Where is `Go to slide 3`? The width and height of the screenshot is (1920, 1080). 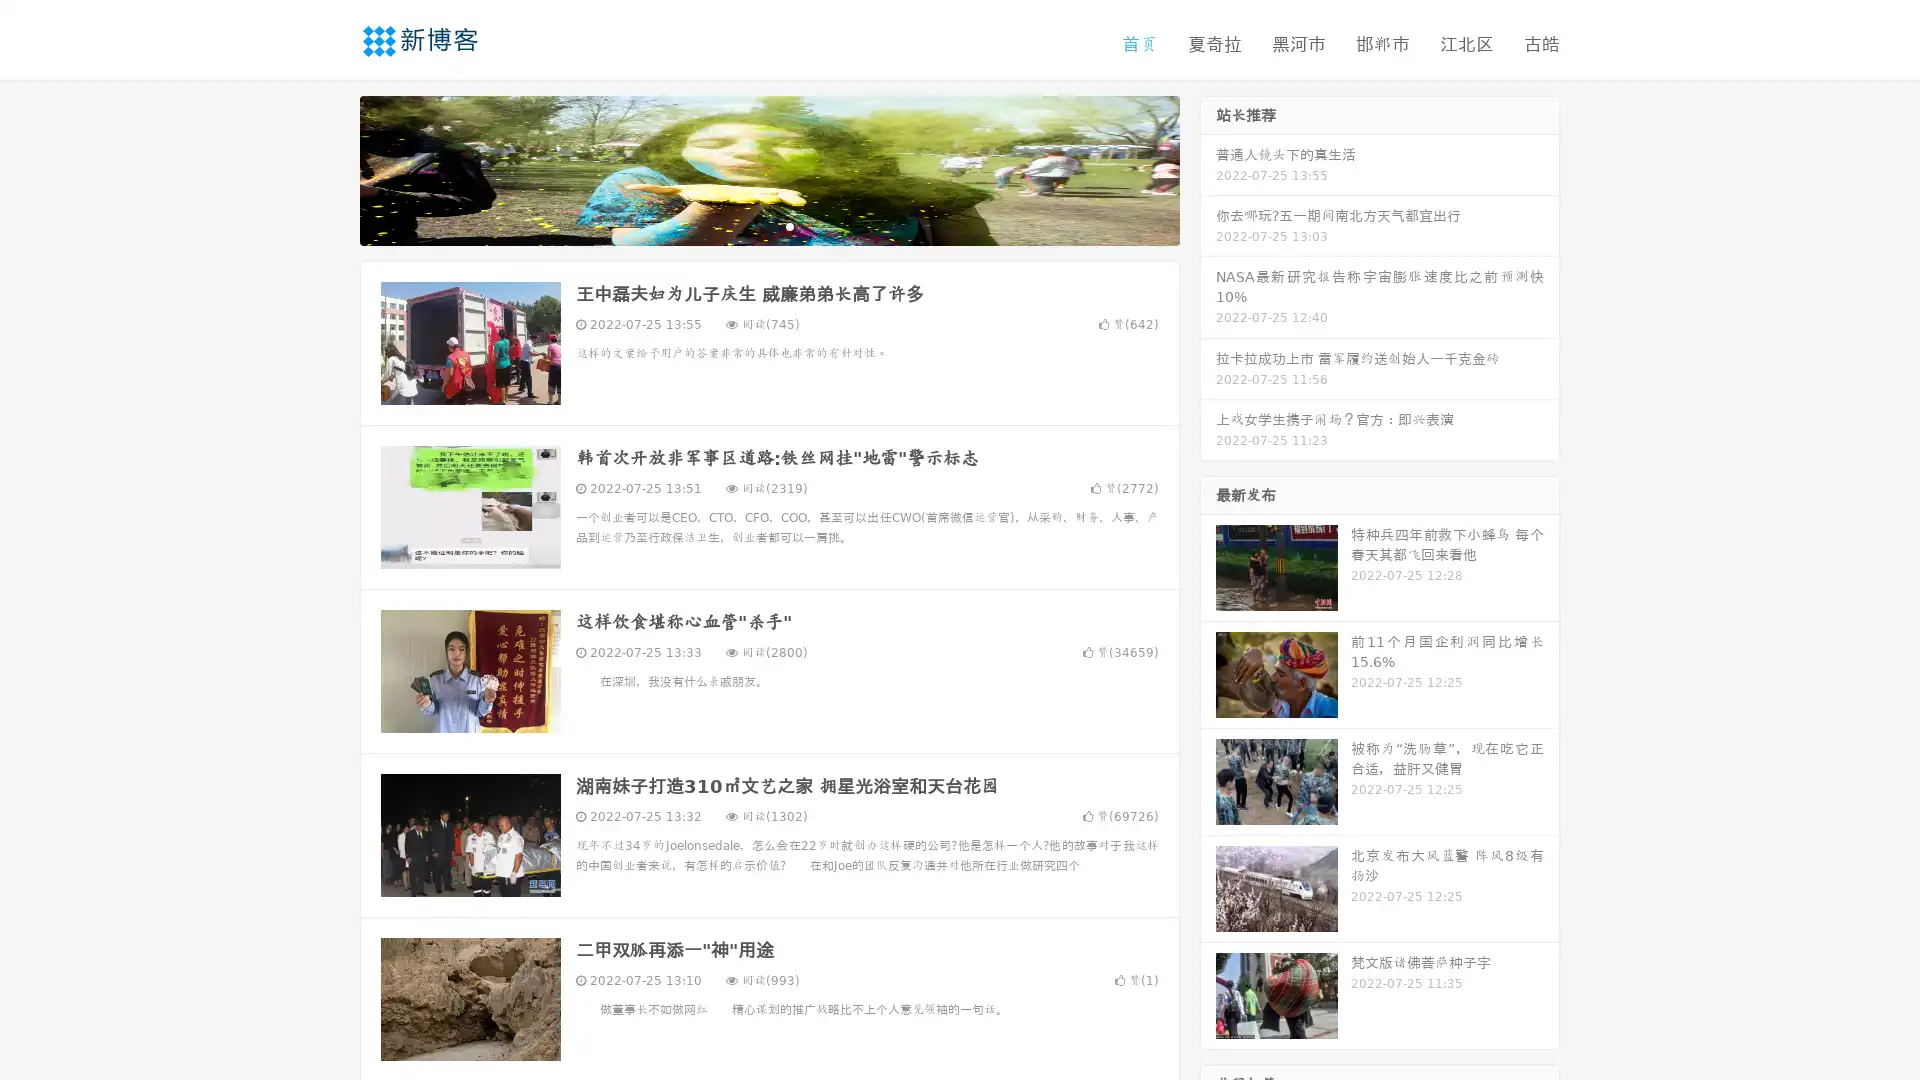
Go to slide 3 is located at coordinates (789, 225).